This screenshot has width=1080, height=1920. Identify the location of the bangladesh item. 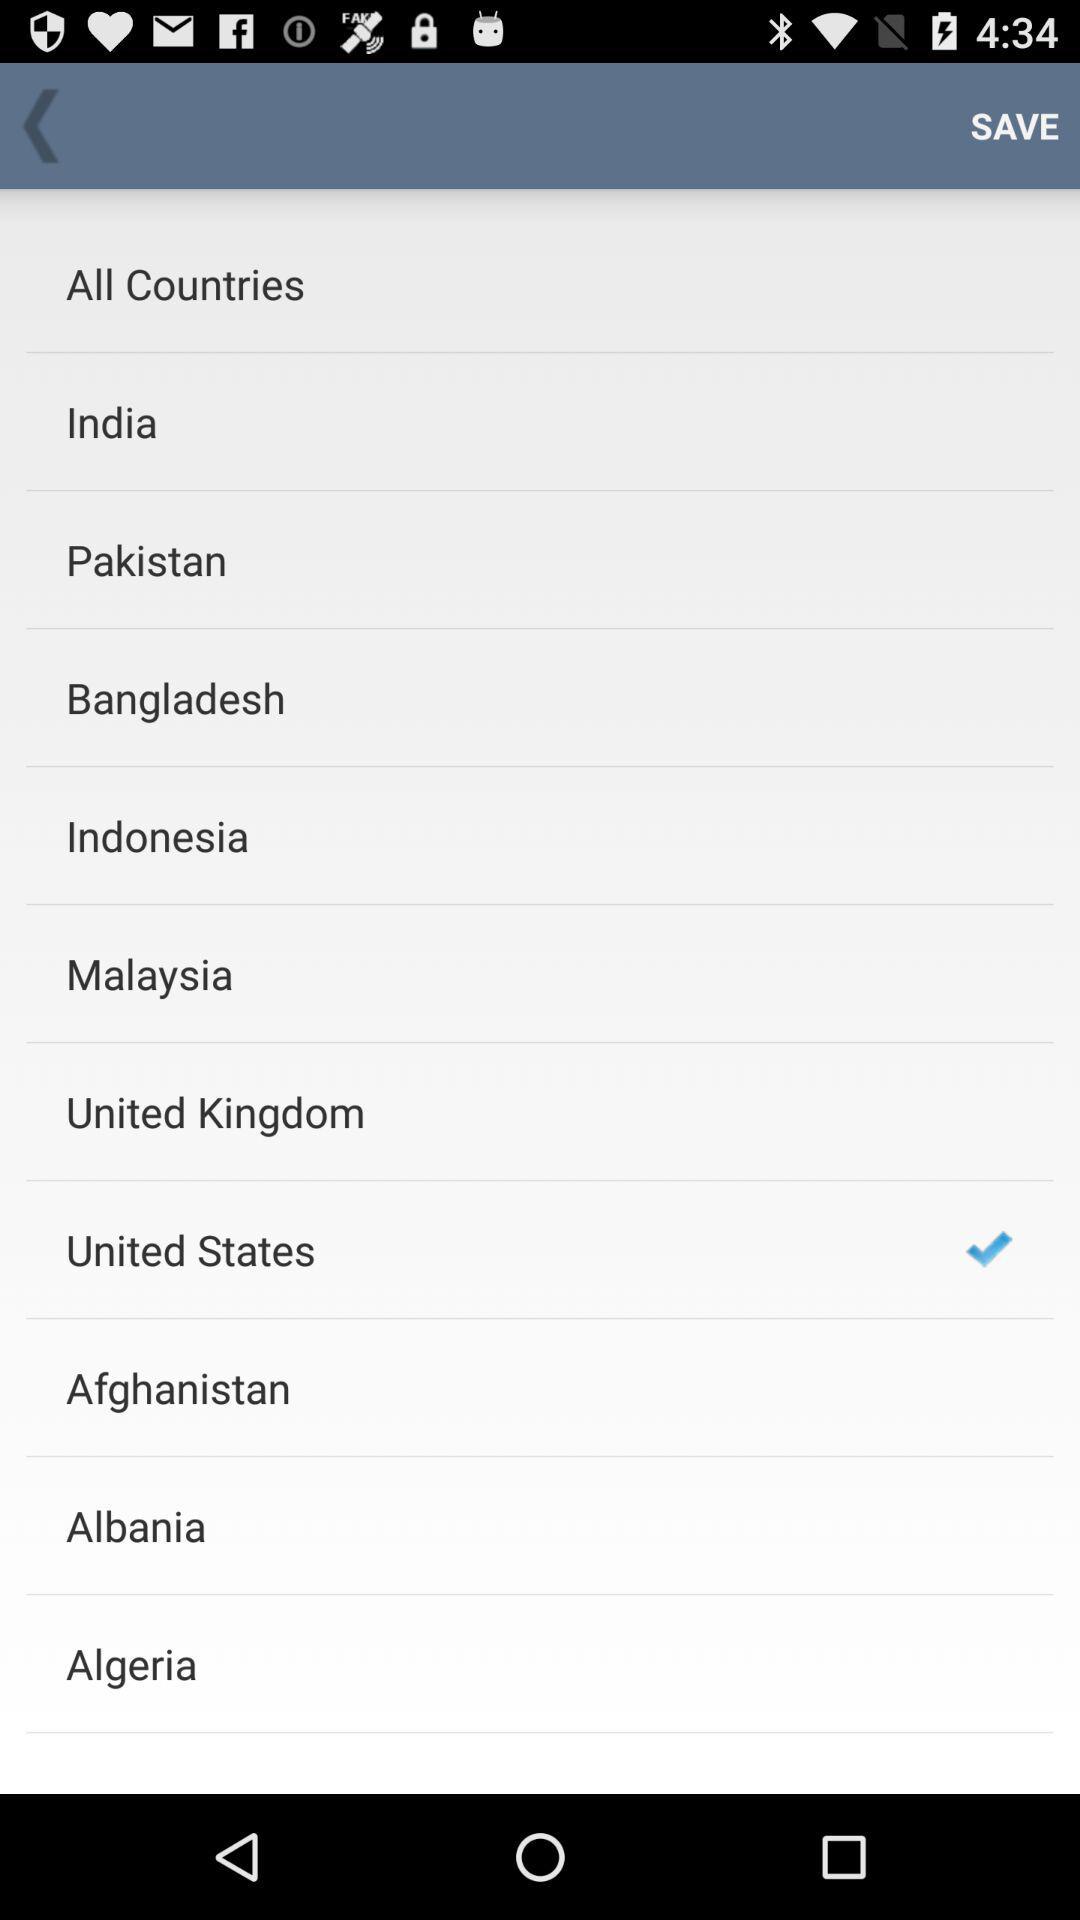
(489, 697).